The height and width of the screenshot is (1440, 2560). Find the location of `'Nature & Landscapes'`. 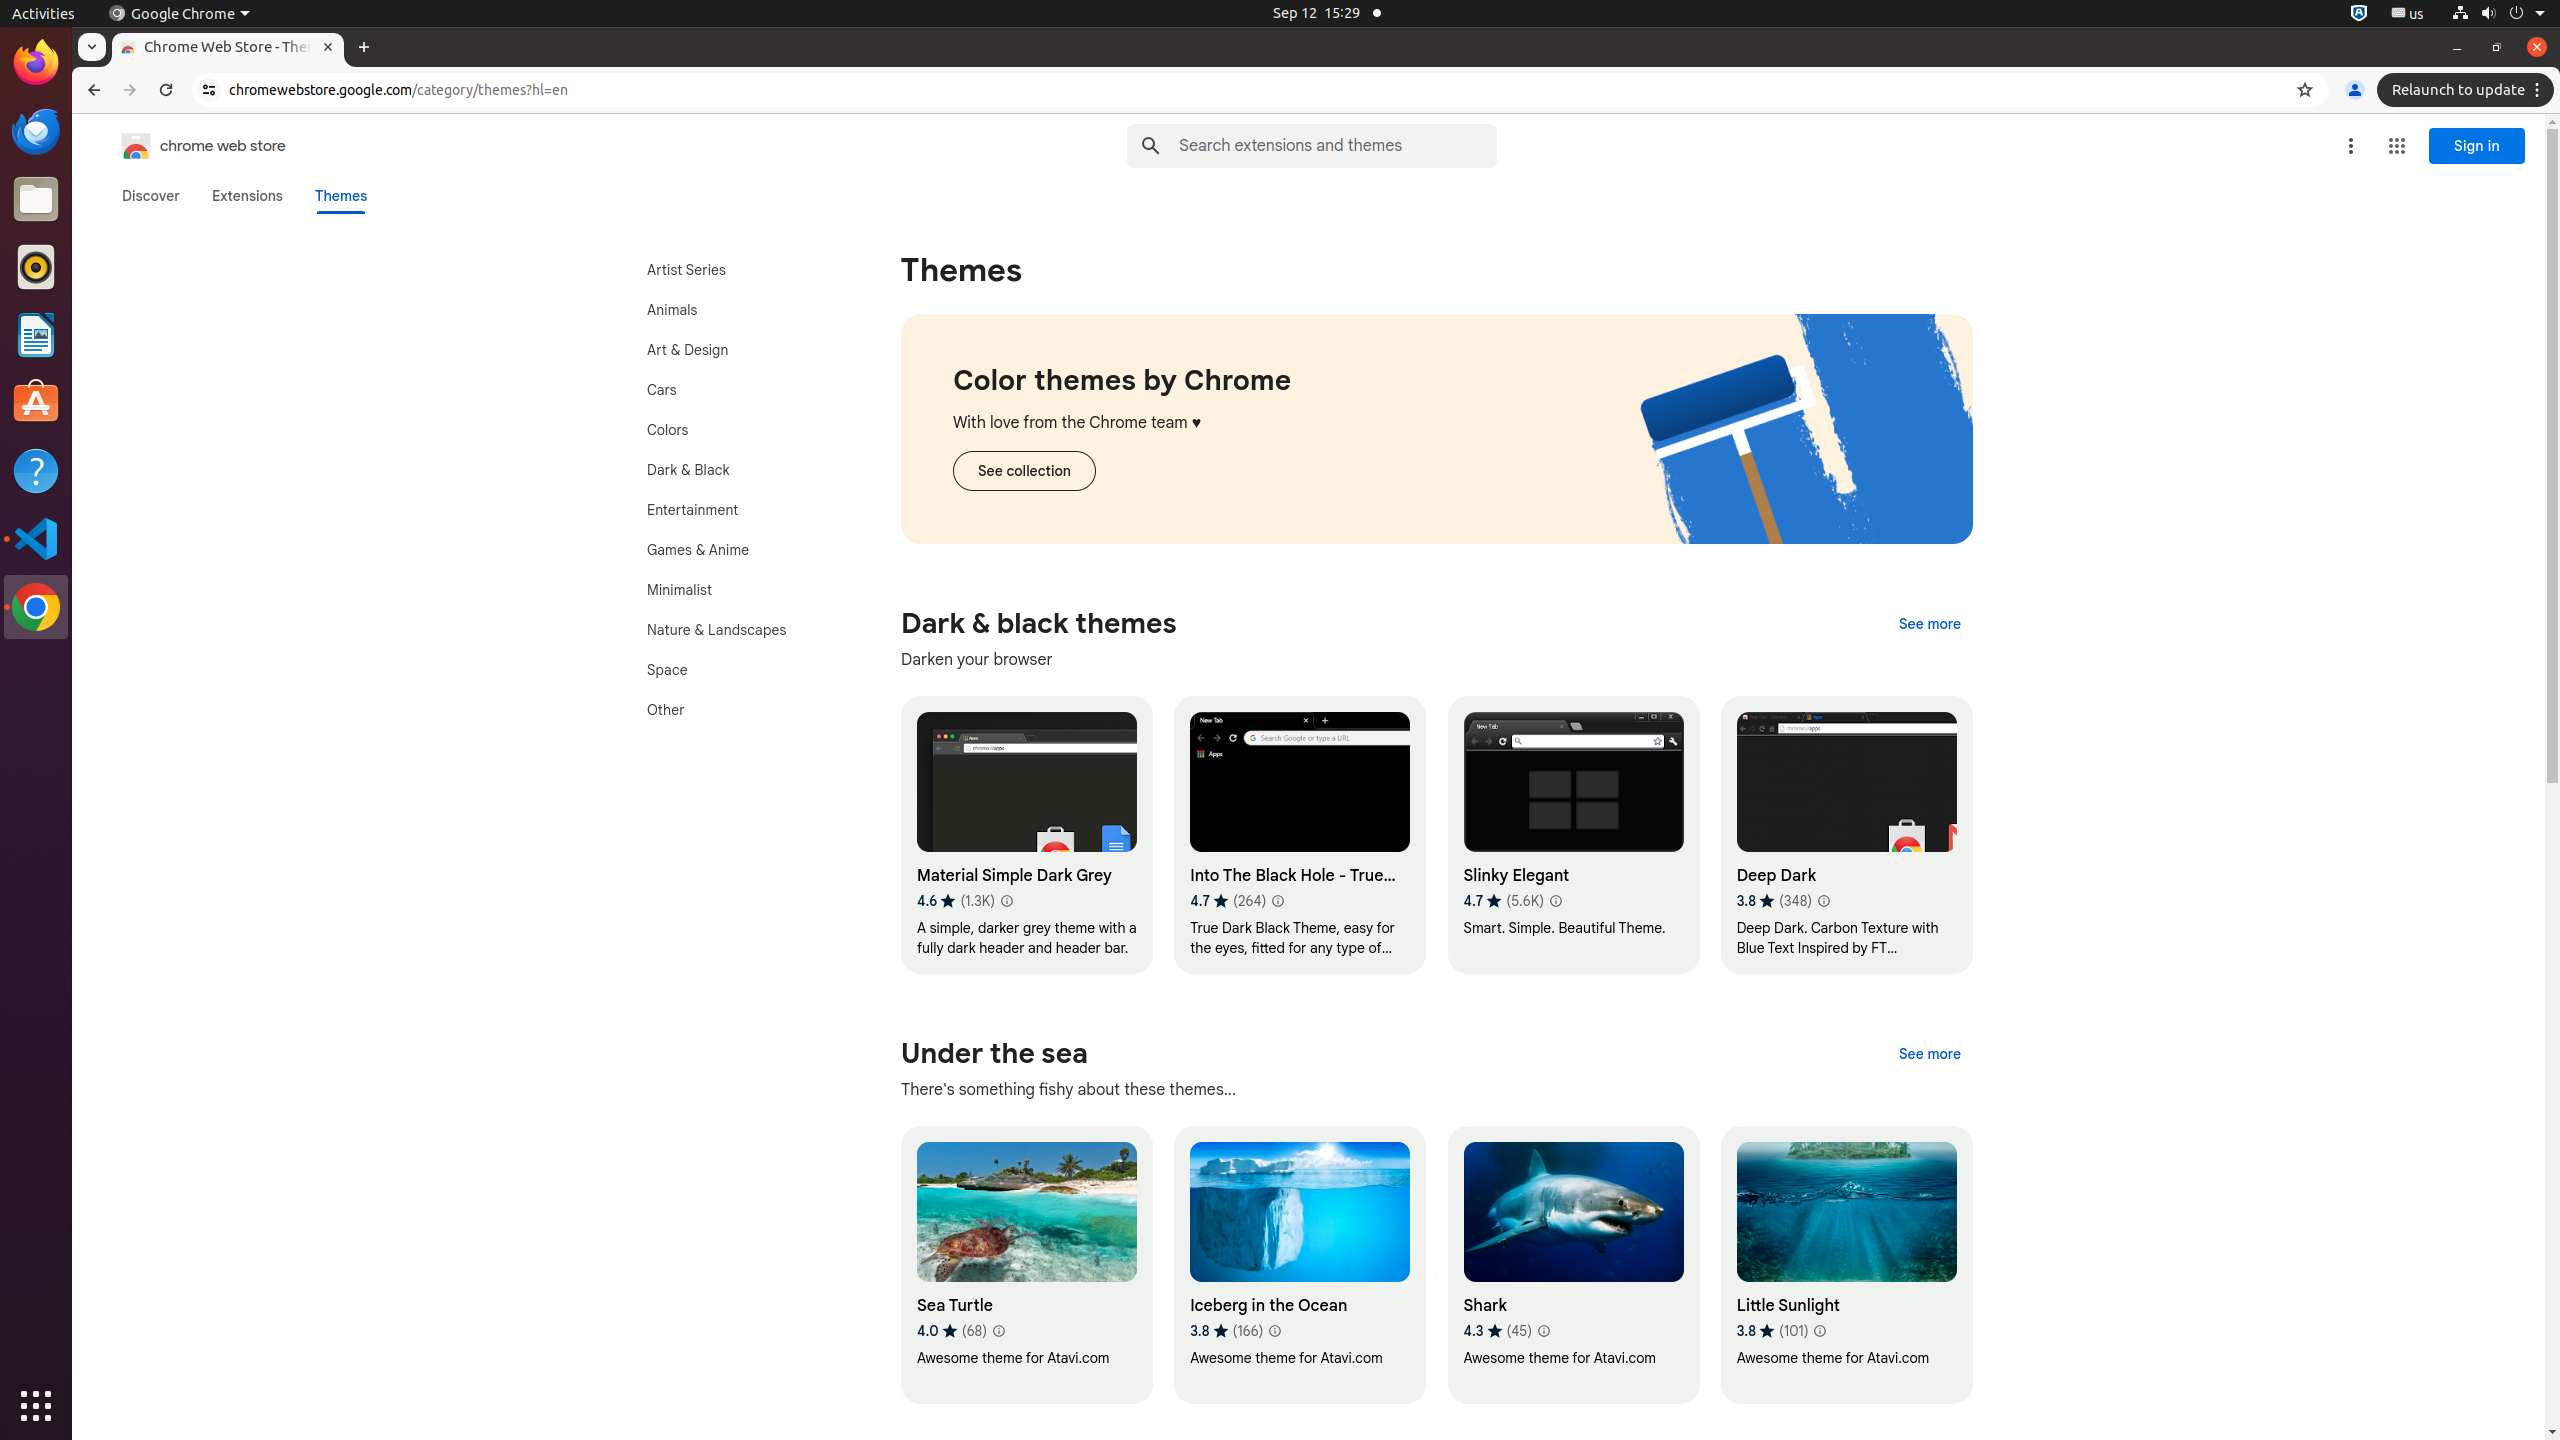

'Nature & Landscapes' is located at coordinates (737, 629).